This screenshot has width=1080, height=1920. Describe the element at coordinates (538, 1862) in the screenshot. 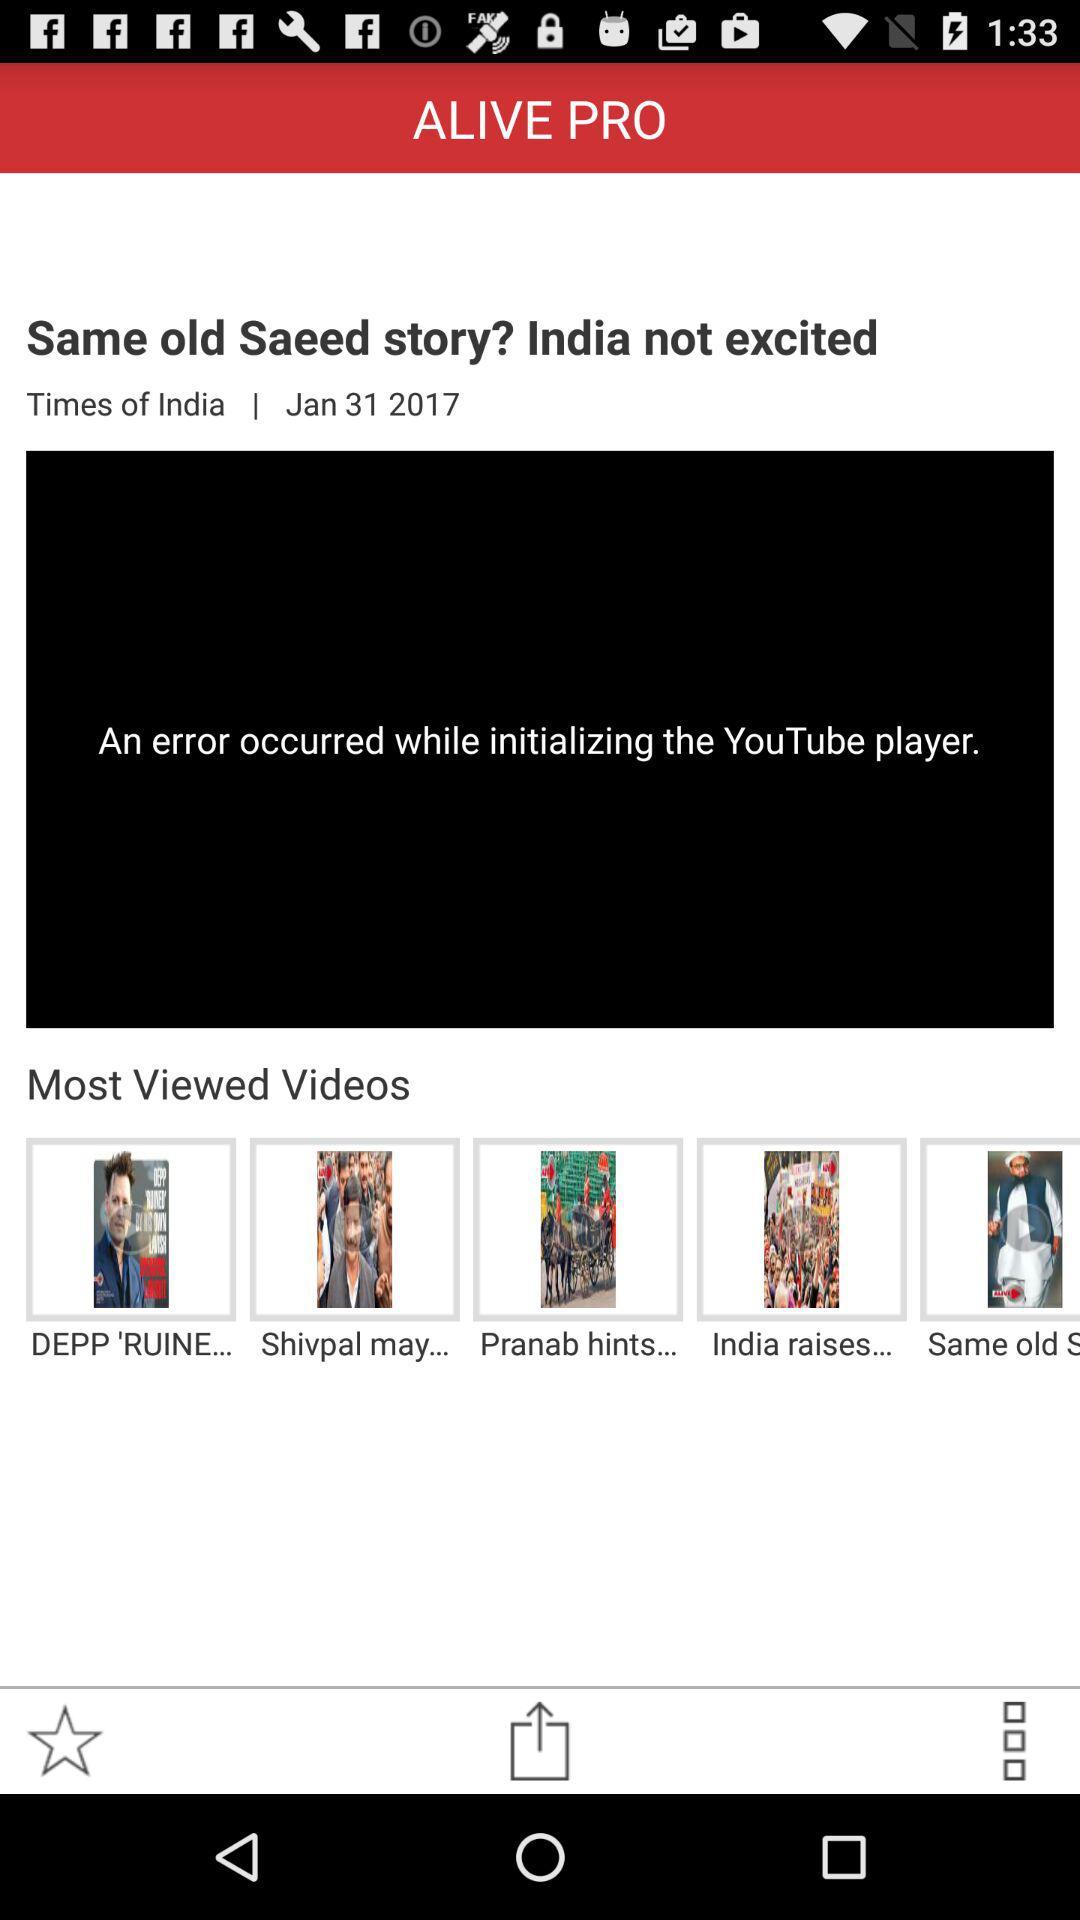

I see `the share icon` at that location.